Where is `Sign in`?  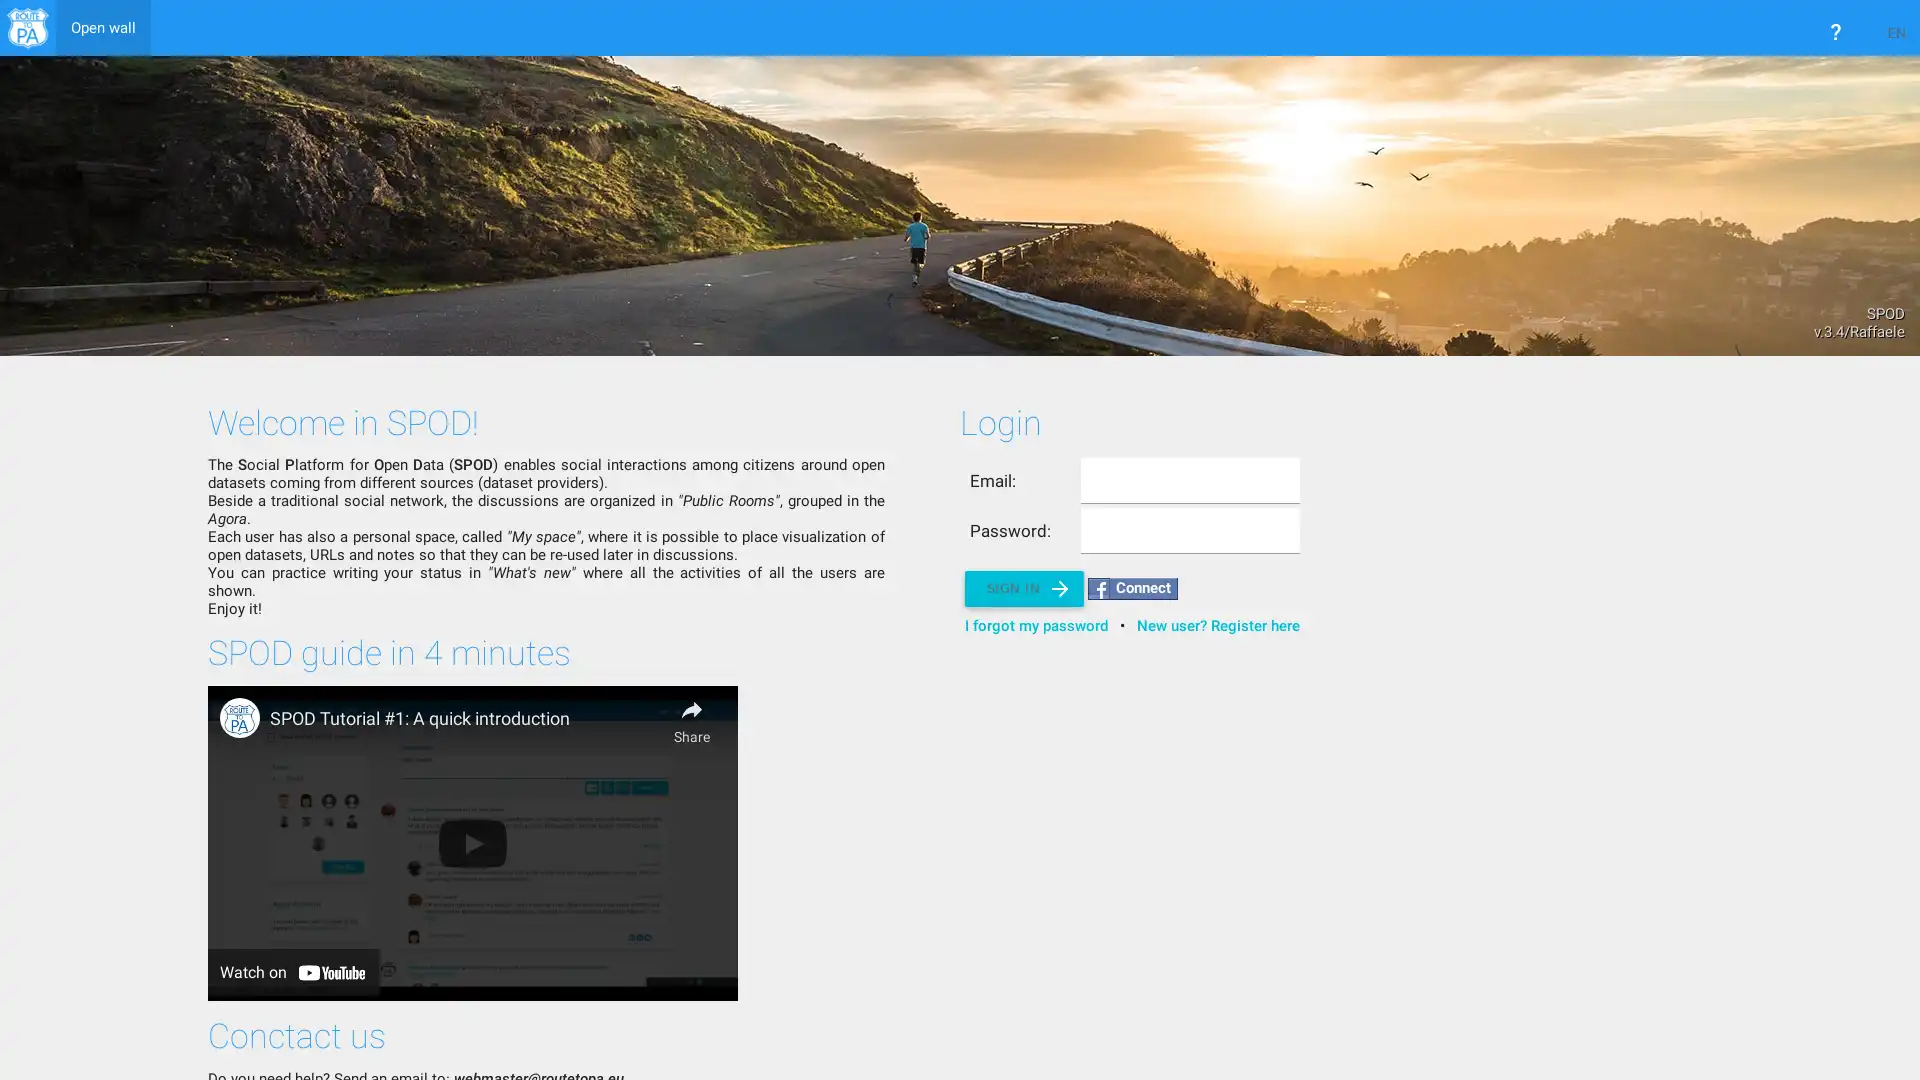
Sign in is located at coordinates (1023, 588).